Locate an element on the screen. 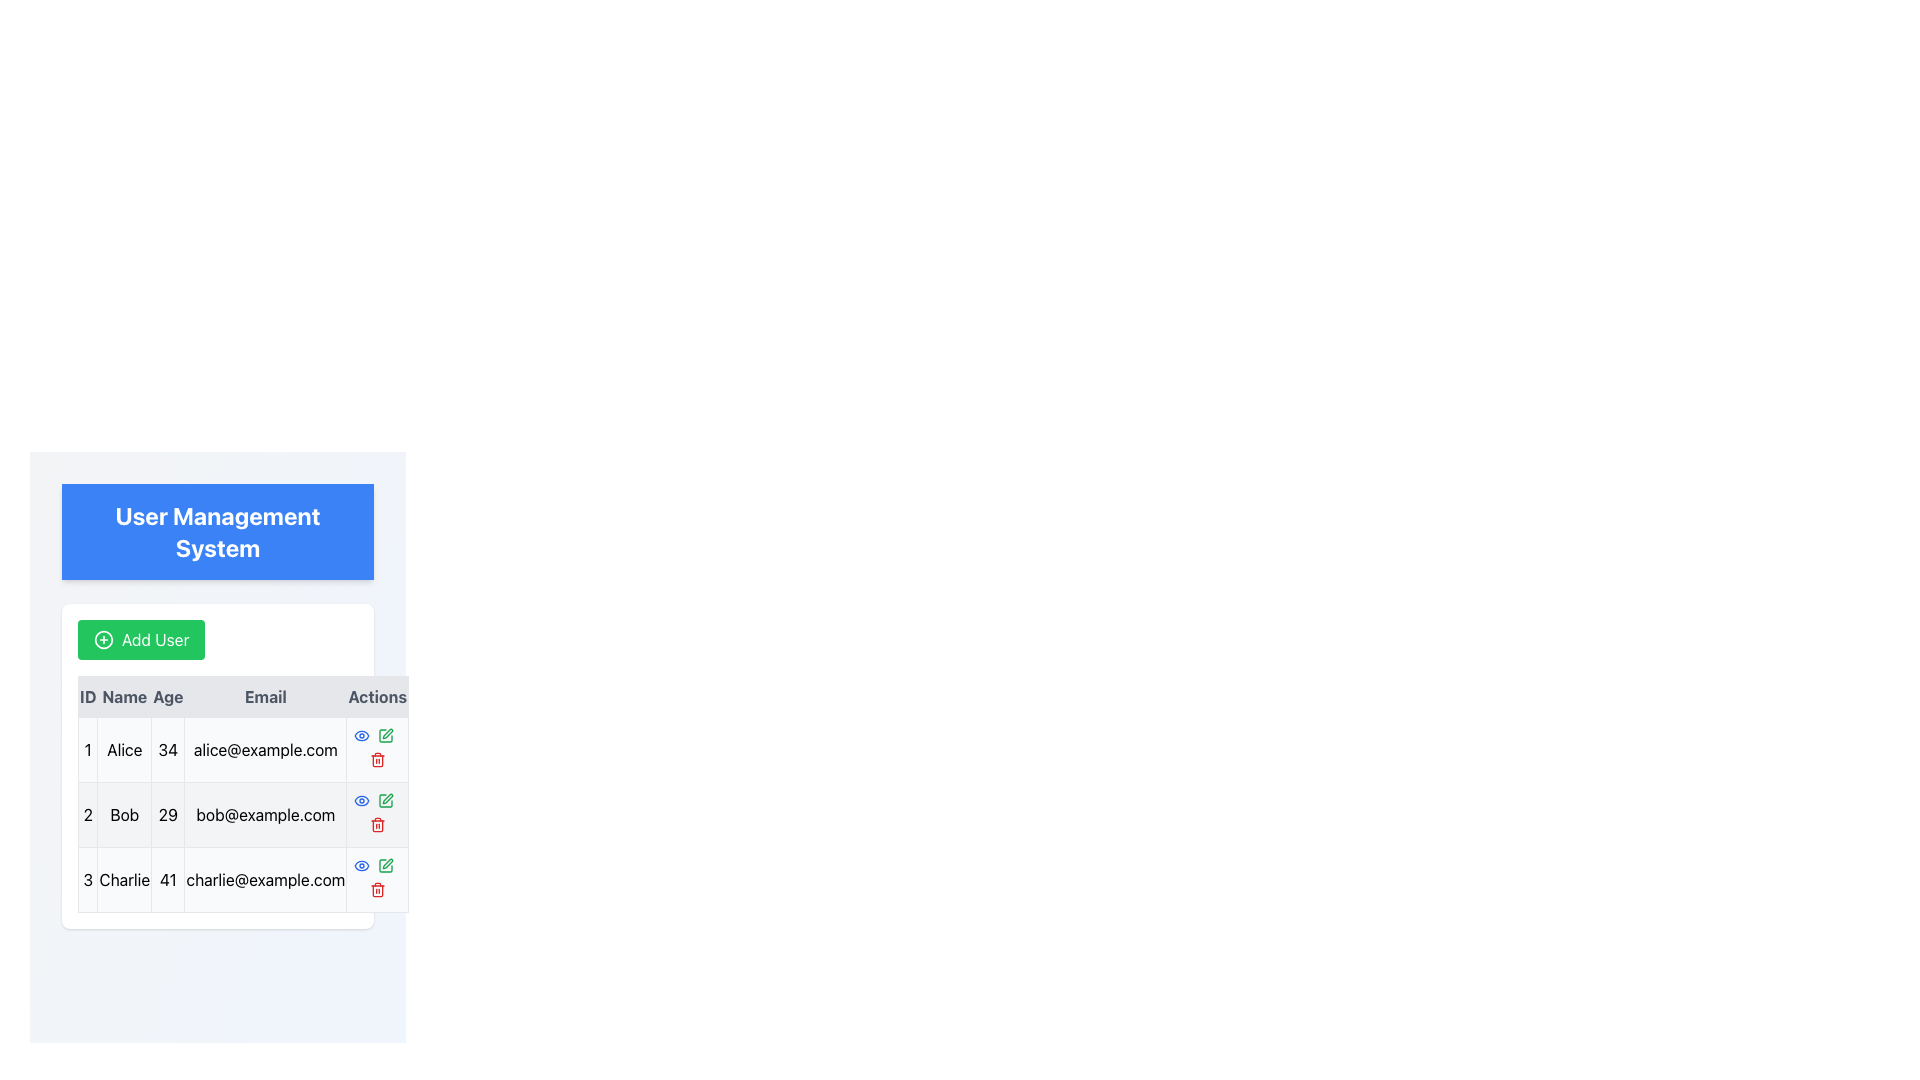 This screenshot has width=1920, height=1080. the static text element displaying '34' in the 'Age' column of the user management table for user 'Alice' is located at coordinates (168, 749).